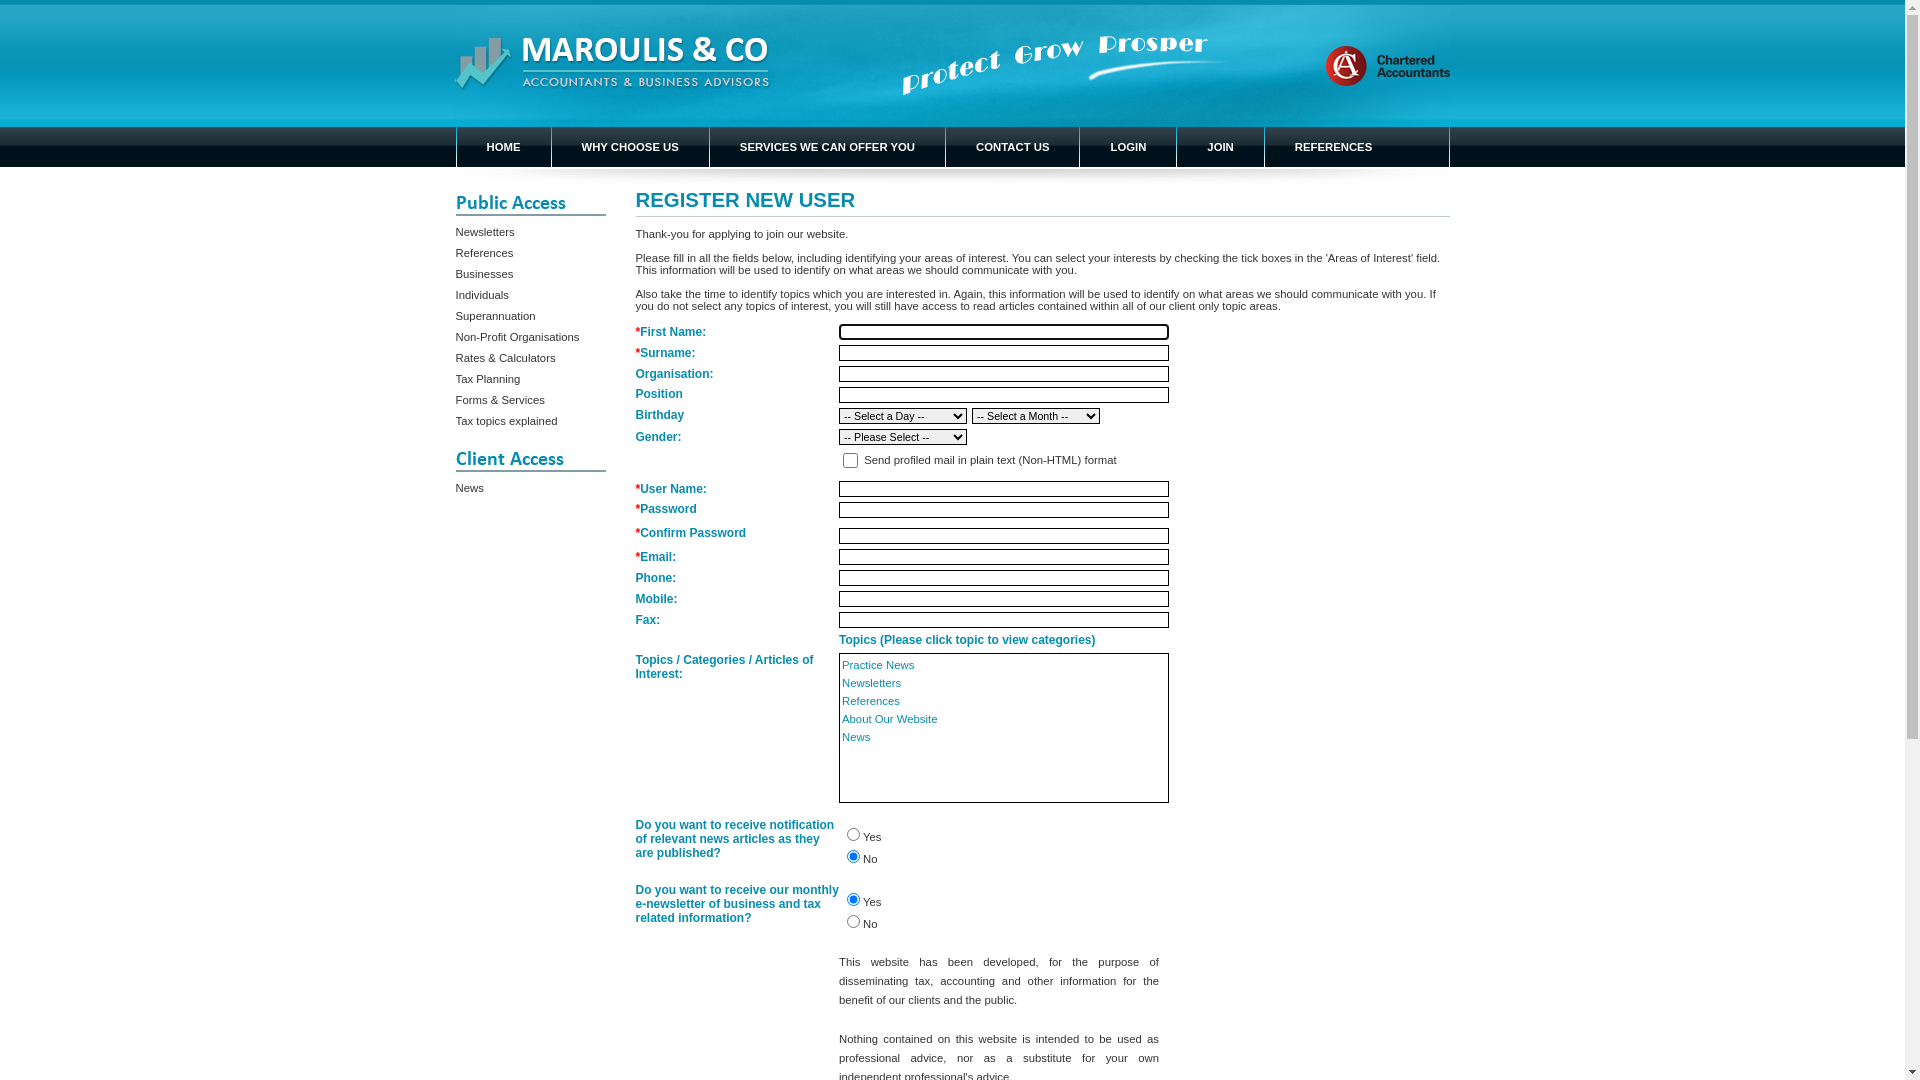 The width and height of the screenshot is (1920, 1080). What do you see at coordinates (469, 488) in the screenshot?
I see `'News'` at bounding box center [469, 488].